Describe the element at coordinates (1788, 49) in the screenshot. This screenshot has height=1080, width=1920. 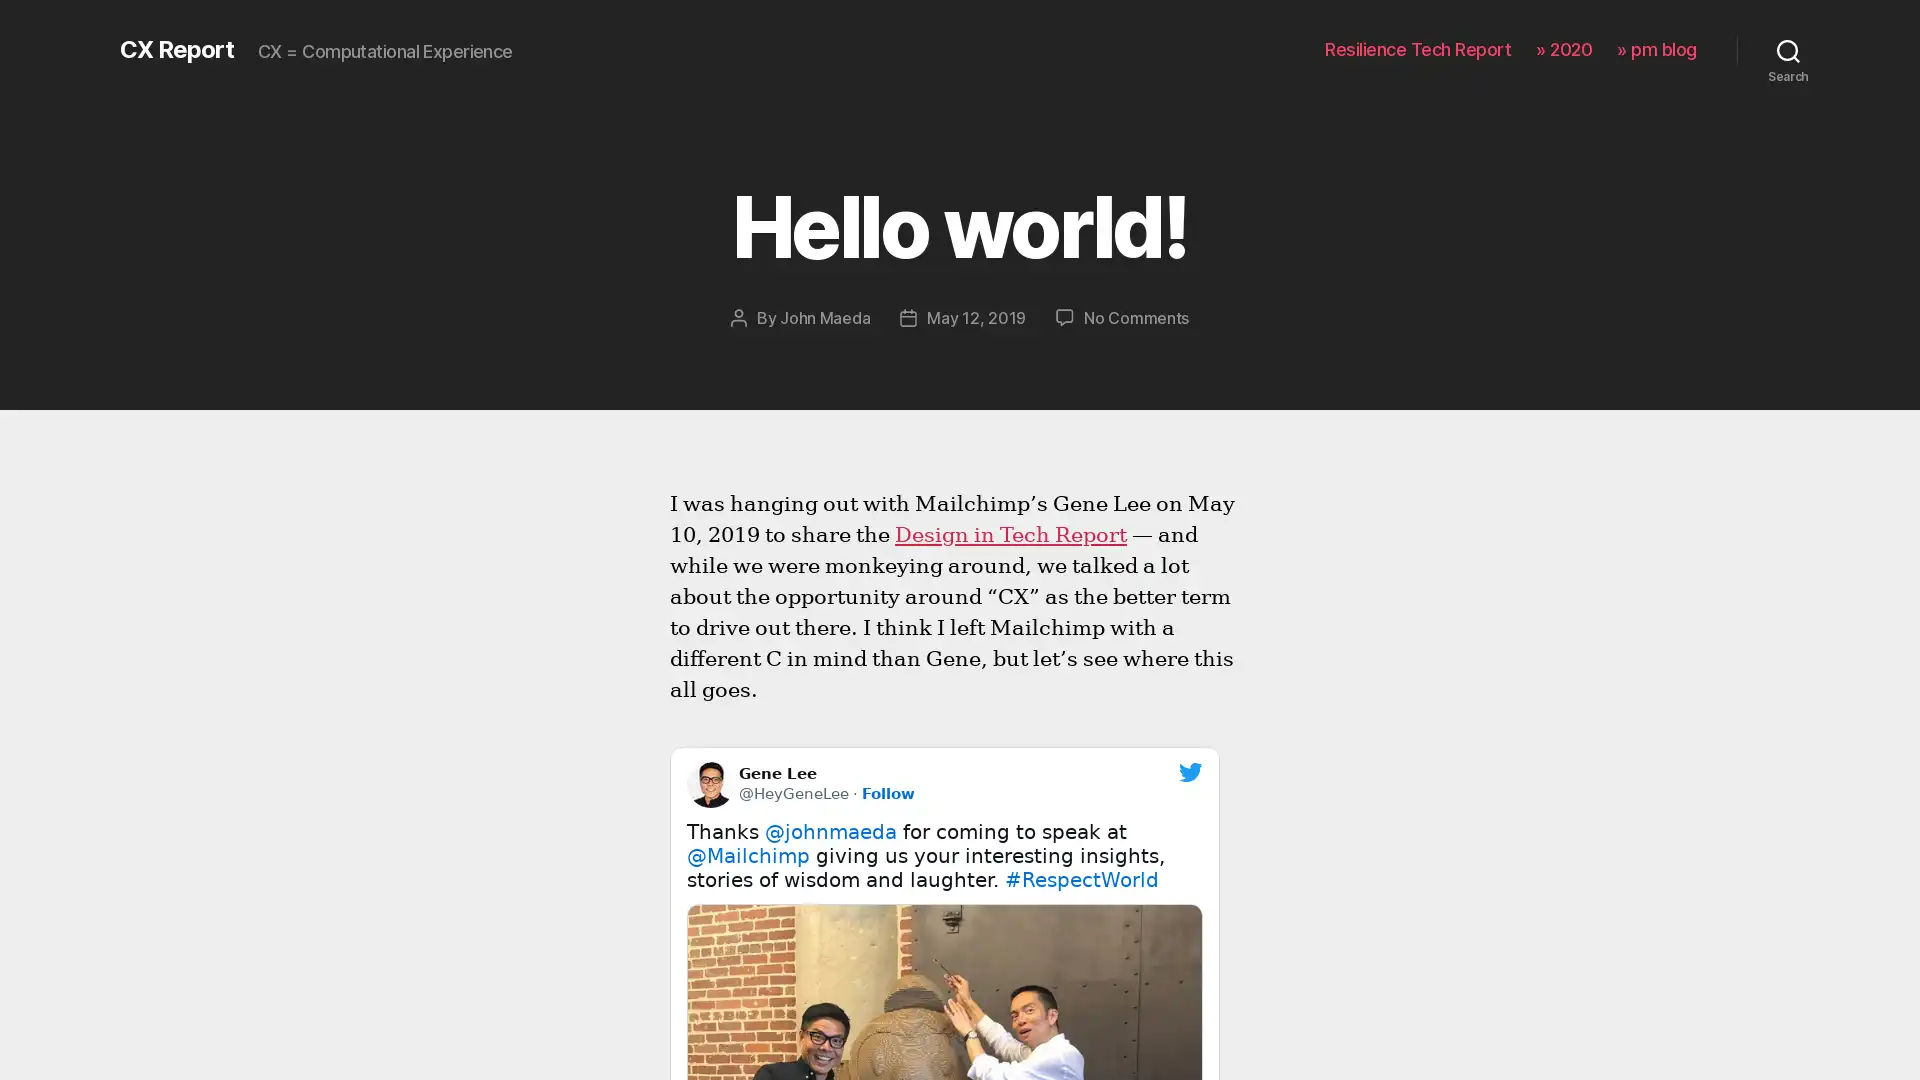
I see `Search` at that location.